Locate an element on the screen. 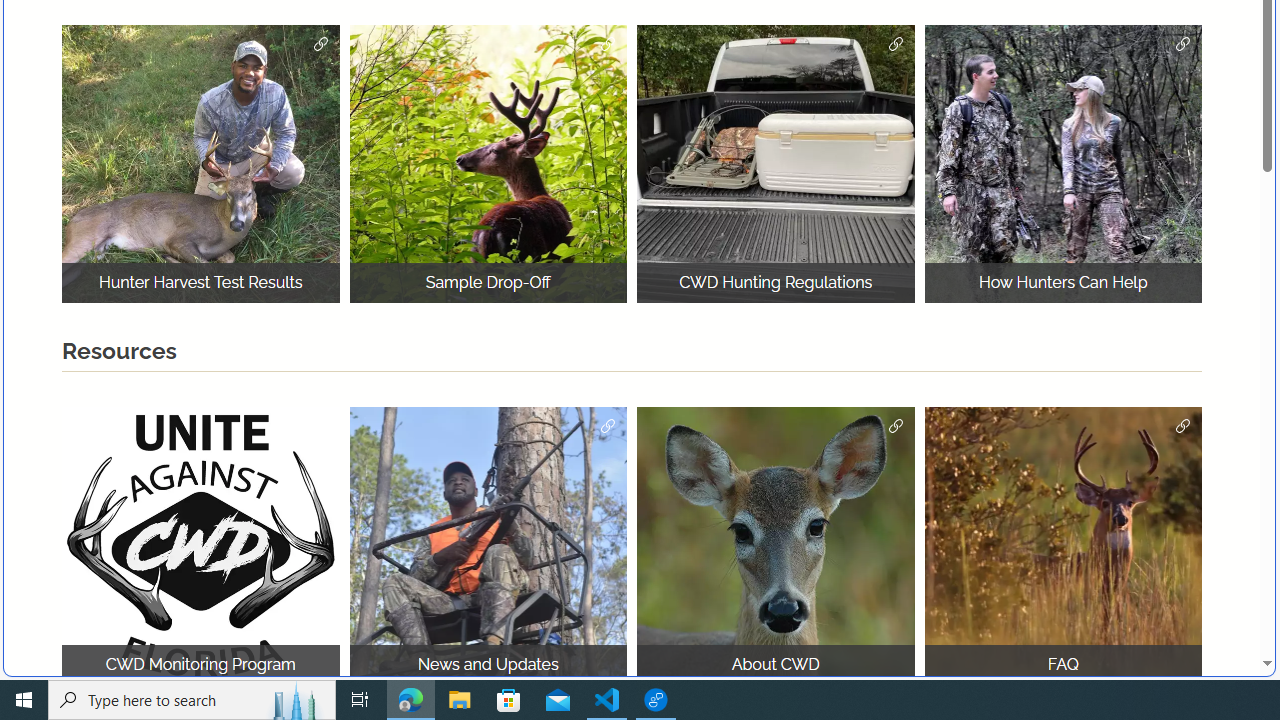 This screenshot has width=1280, height=720. 'FAQ Photo showing a mature antlered while-tailed deer' is located at coordinates (1062, 545).